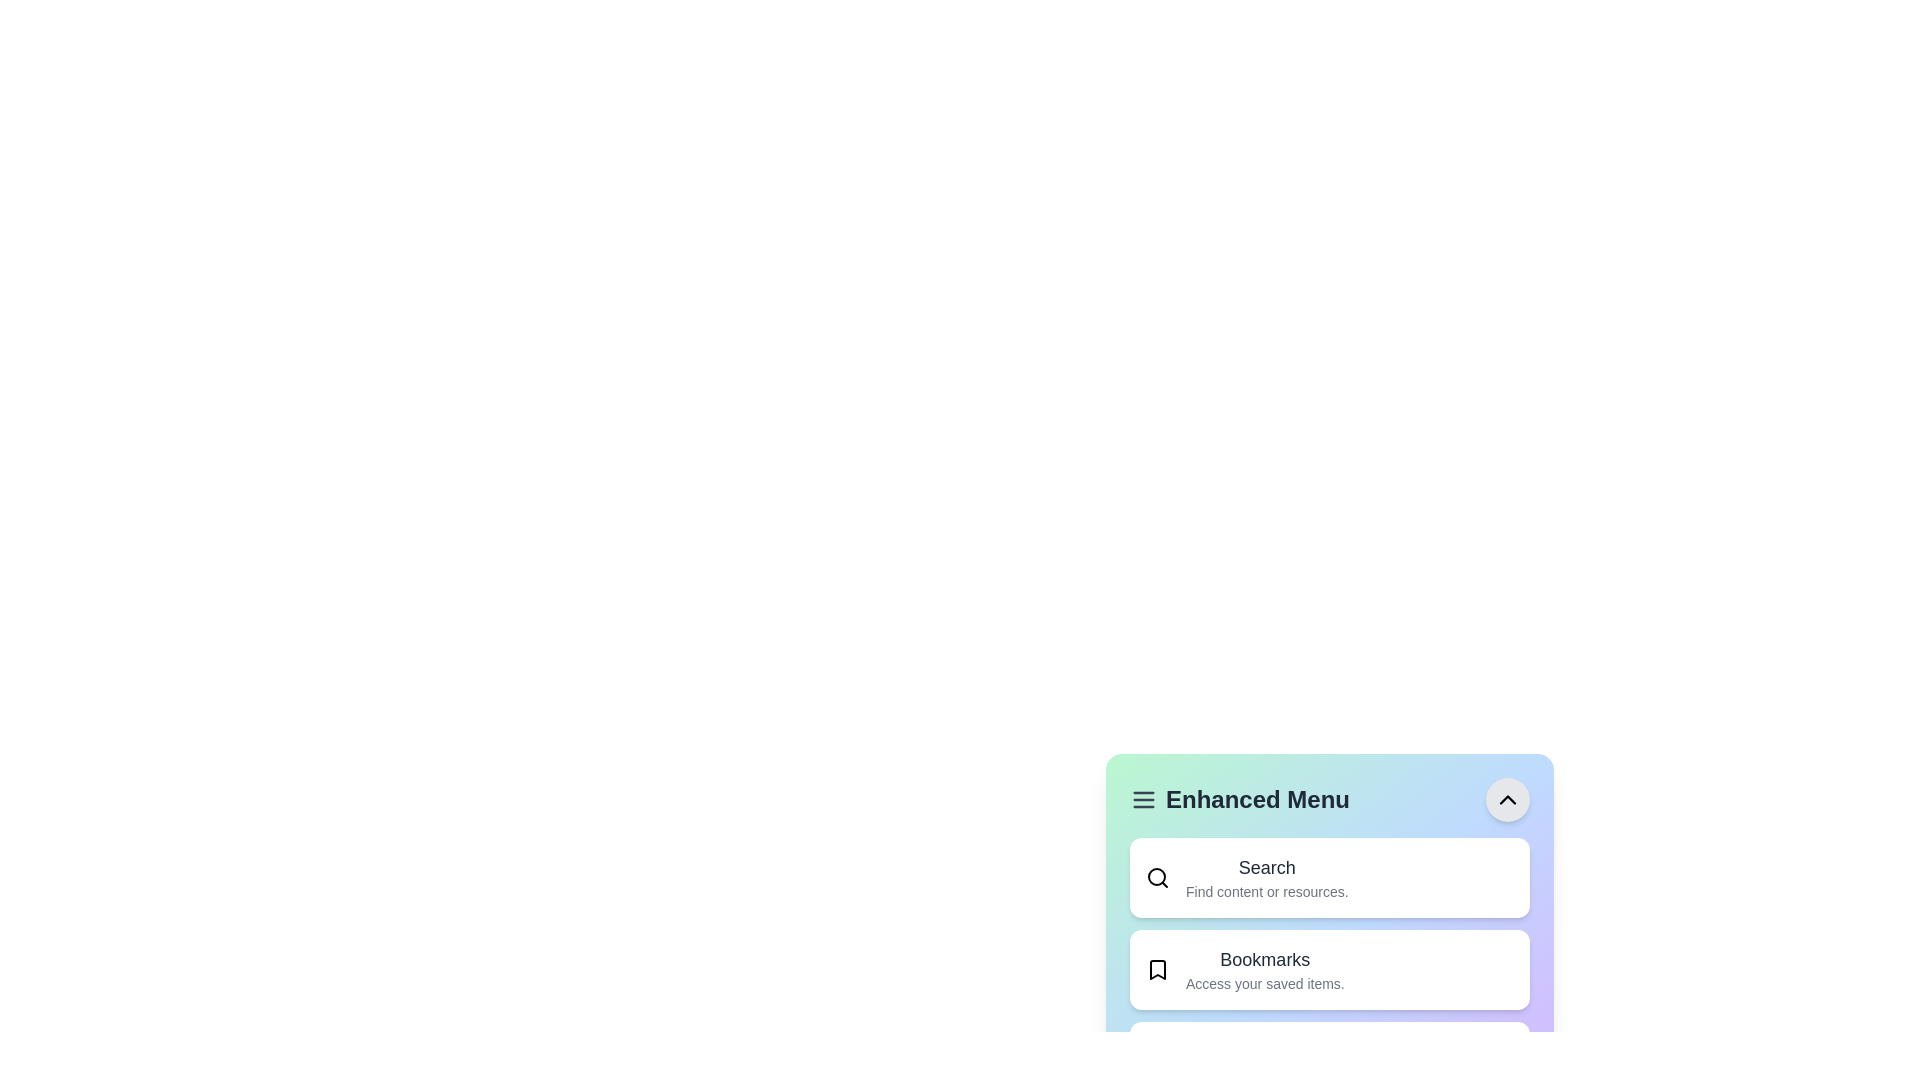  I want to click on the menu item labeled Bookmarks, so click(1329, 968).